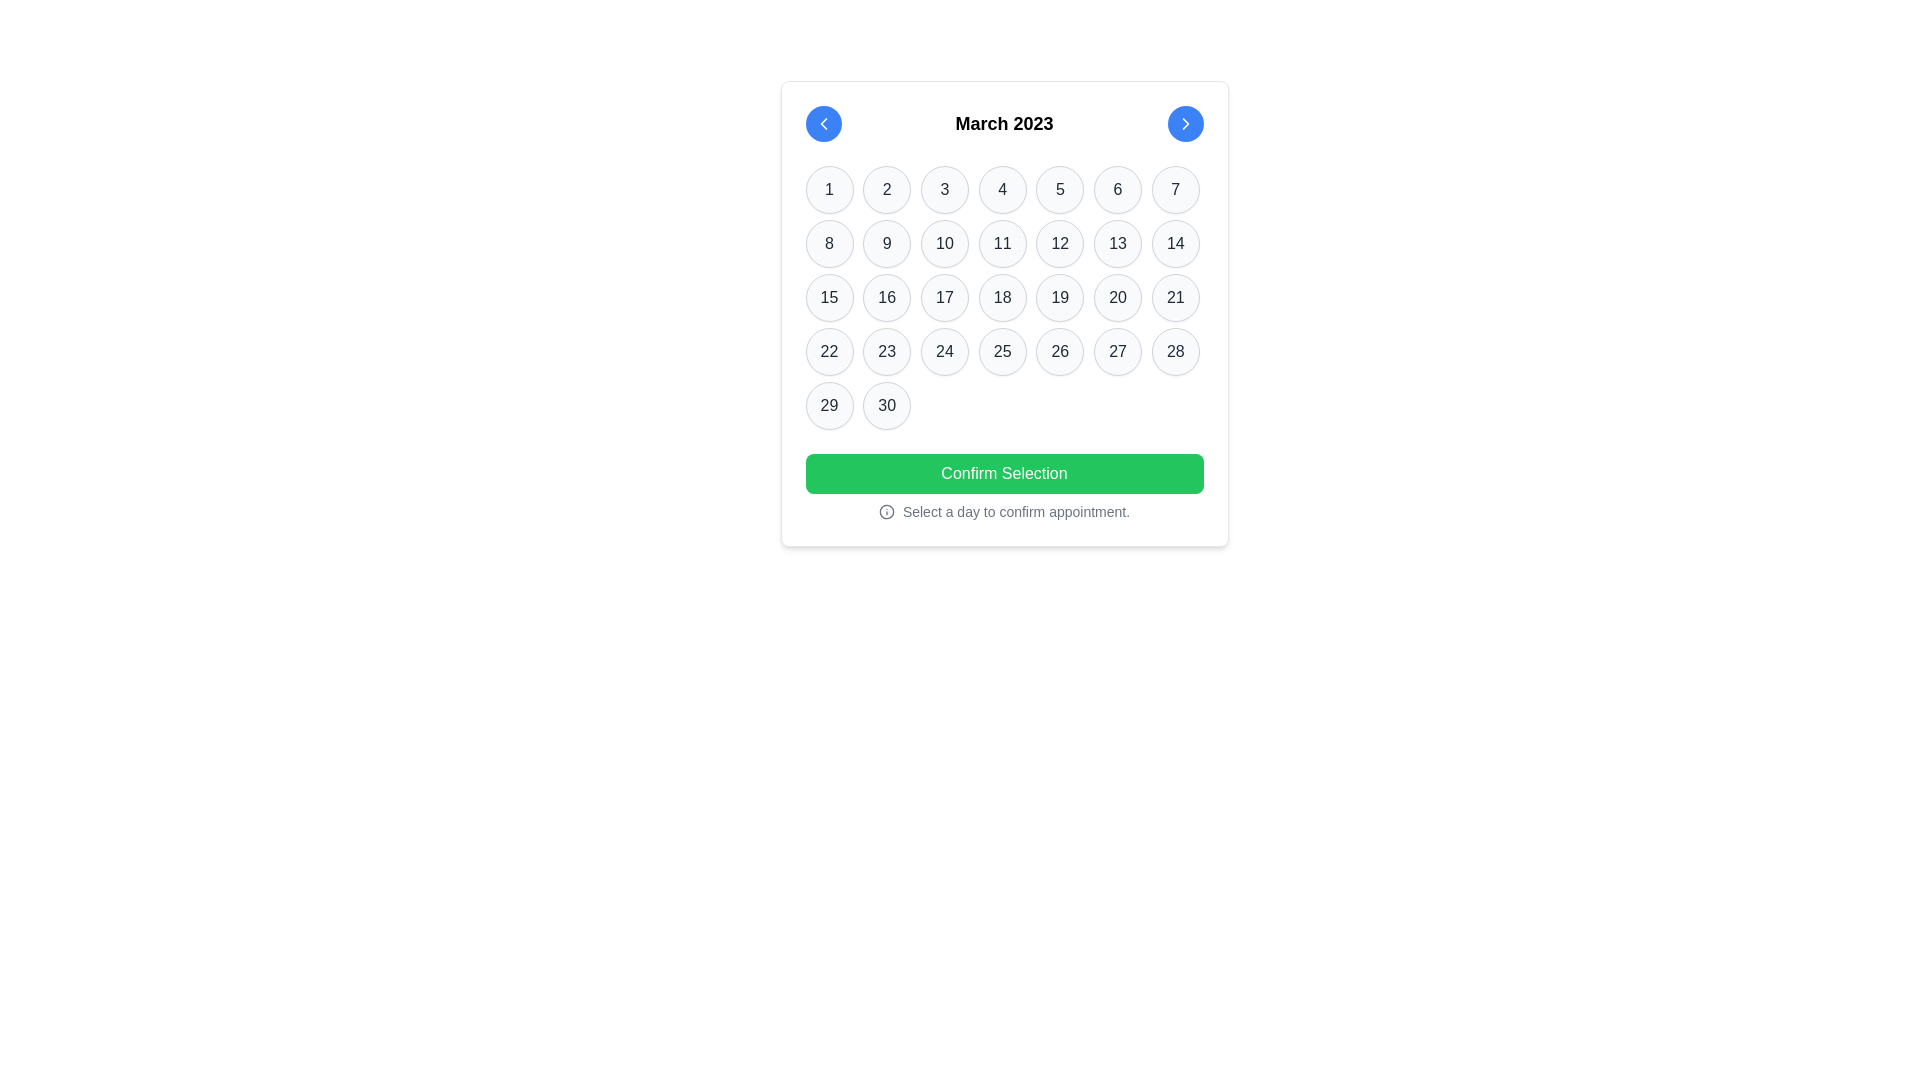  I want to click on the button used for selecting the date '5' on the calendar-like interface located at the top row, fifth column, so click(1059, 189).